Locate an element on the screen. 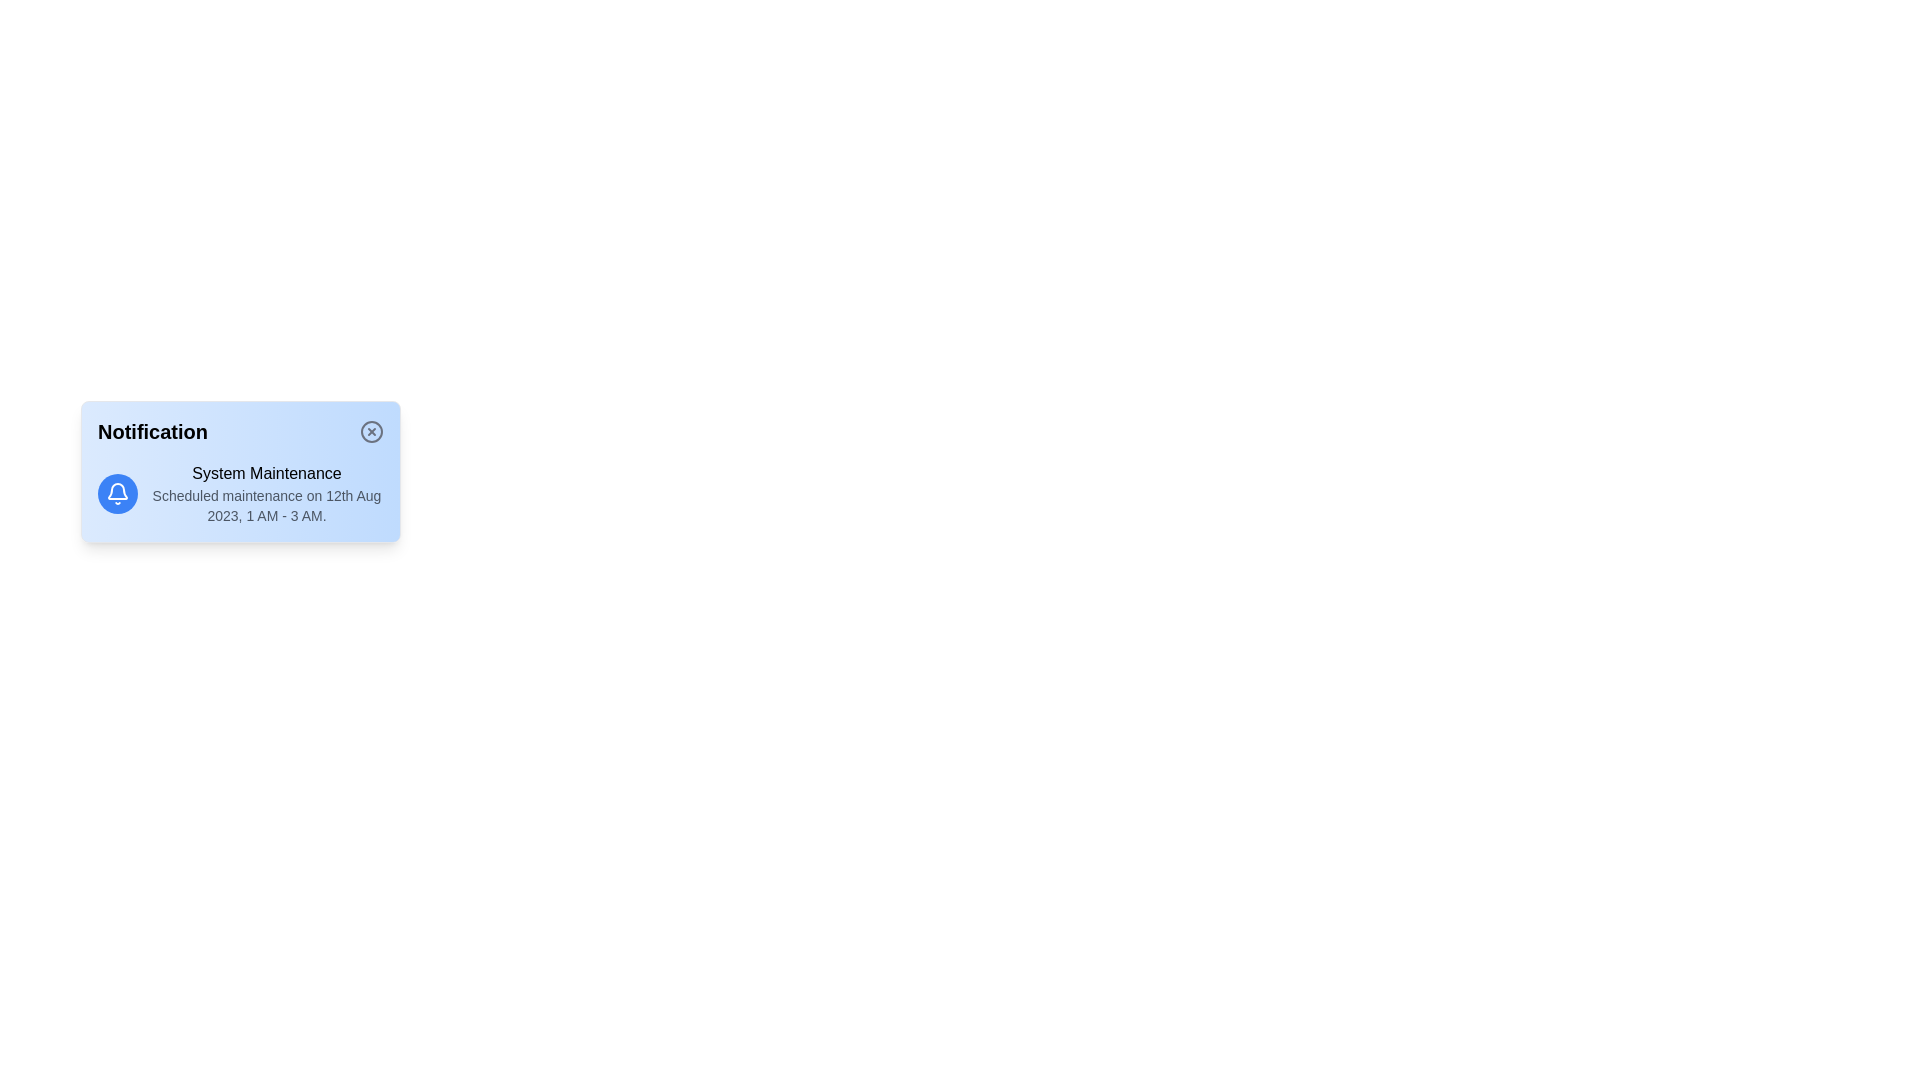 Image resolution: width=1920 pixels, height=1080 pixels. the 'Notification' text label, which is prominently displayed in large, bold black font at the top-left of a light blue card interface is located at coordinates (152, 431).